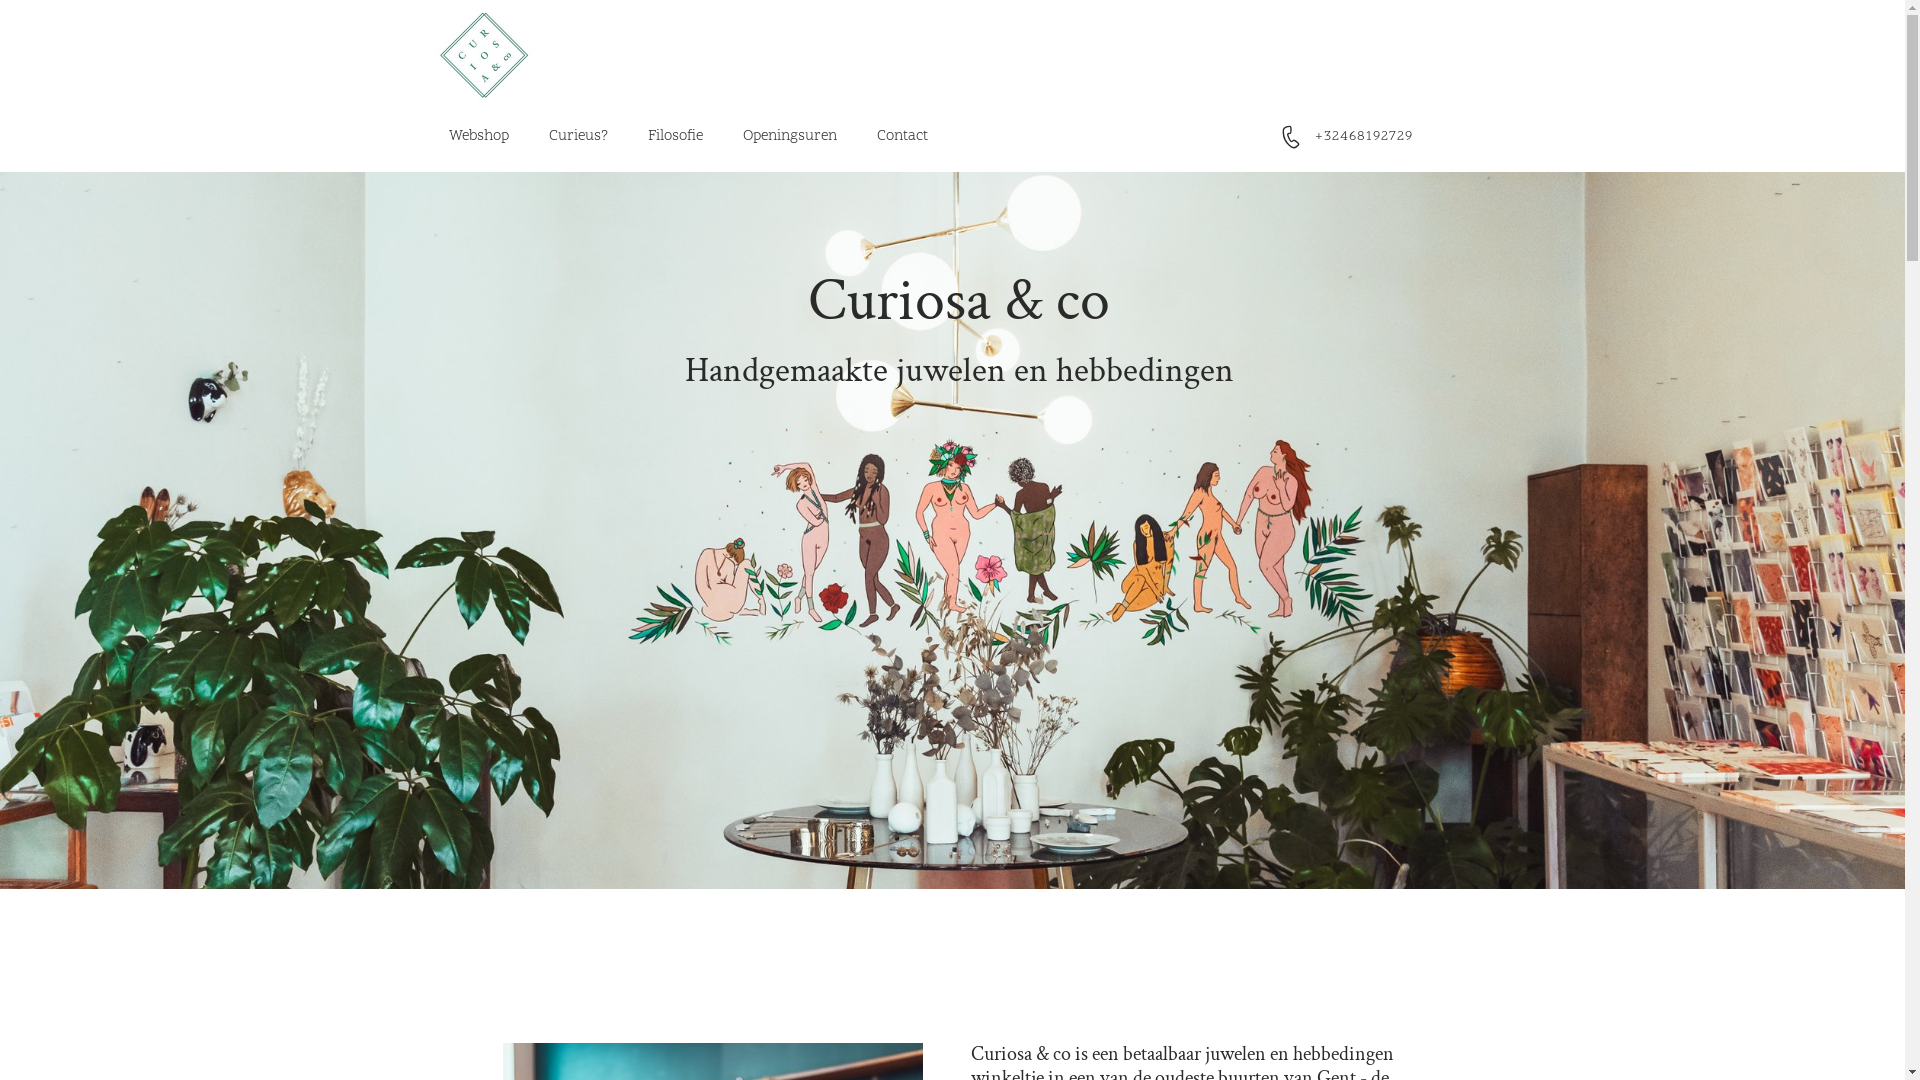 The width and height of the screenshot is (1920, 1080). I want to click on 'Contact', so click(900, 136).